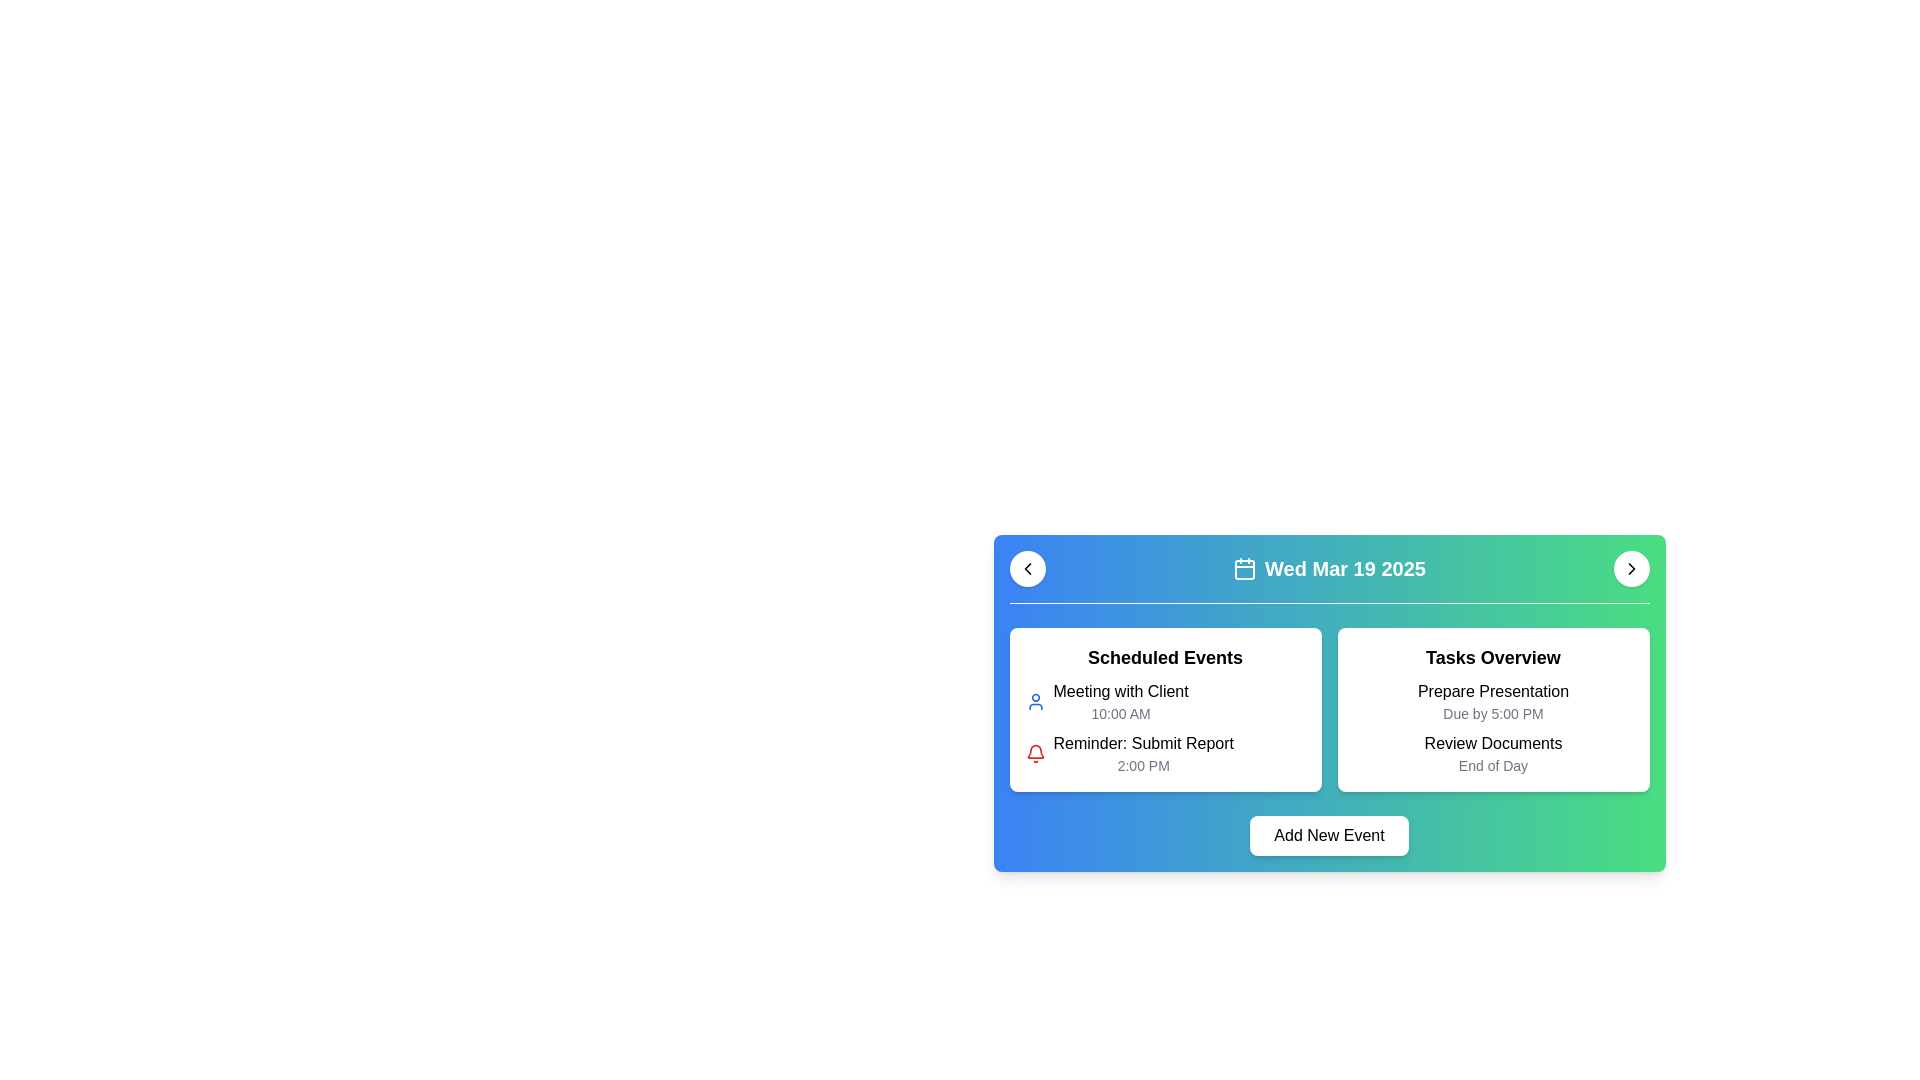 This screenshot has height=1080, width=1920. I want to click on the 'Add New Event' button, which is a white rectangular button with rounded corners located at the bottom of the card interface, so click(1329, 836).